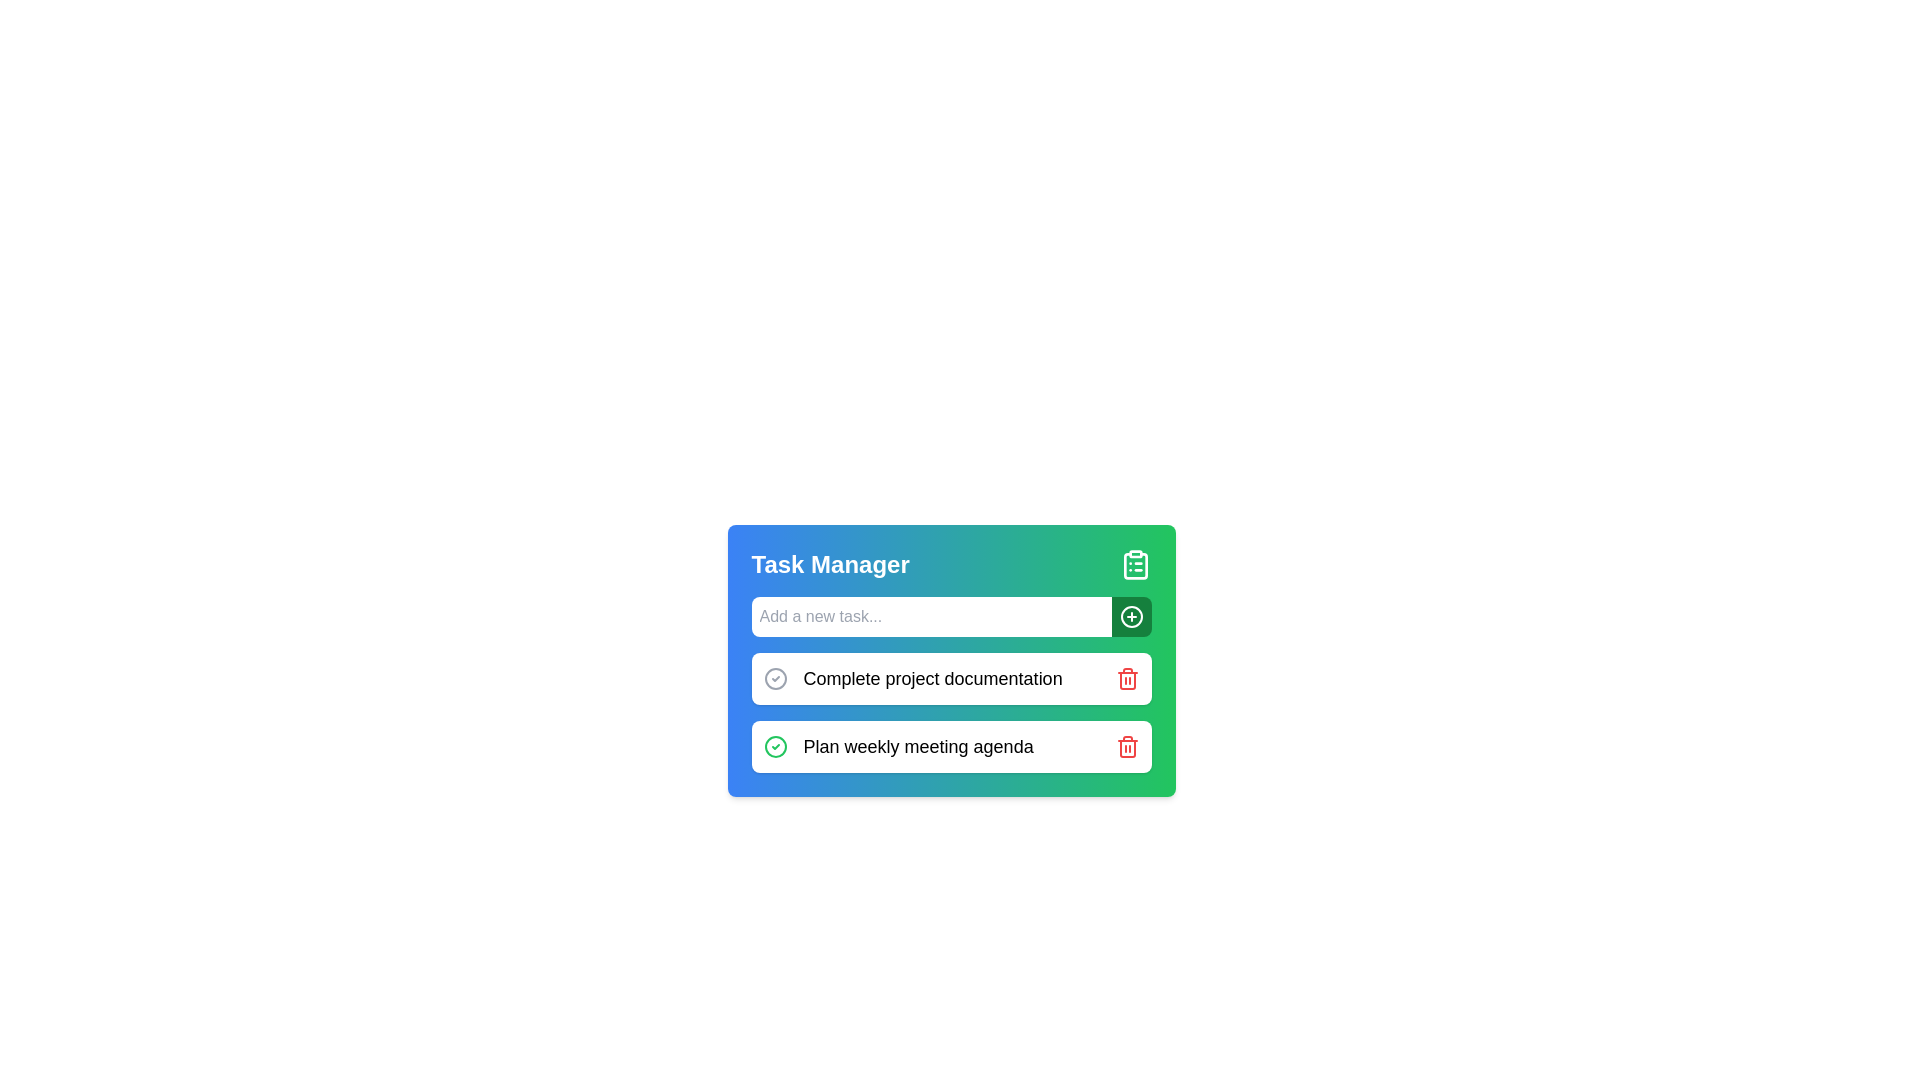  I want to click on the completion icon located, so click(774, 747).